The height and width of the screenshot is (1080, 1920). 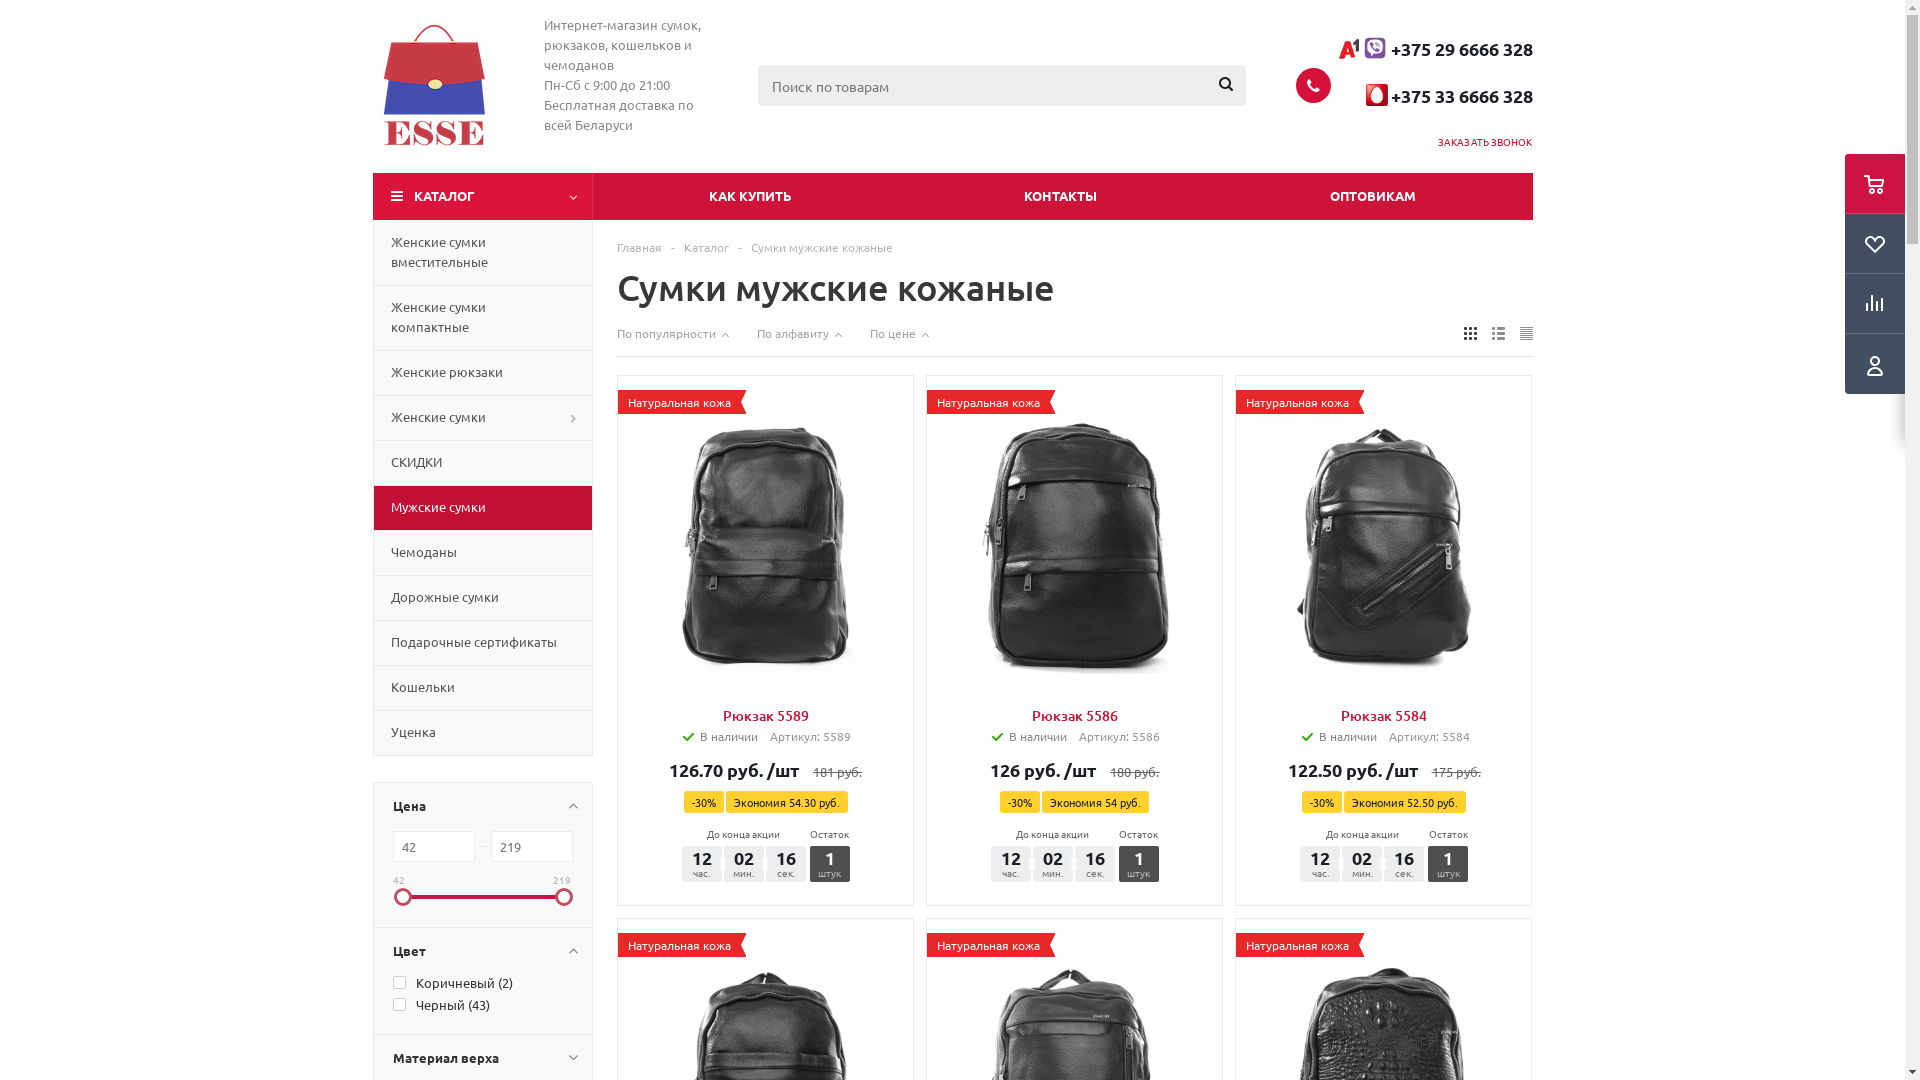 I want to click on 'EcJhZMaWkAAnaJc.jpg', so click(x=1348, y=46).